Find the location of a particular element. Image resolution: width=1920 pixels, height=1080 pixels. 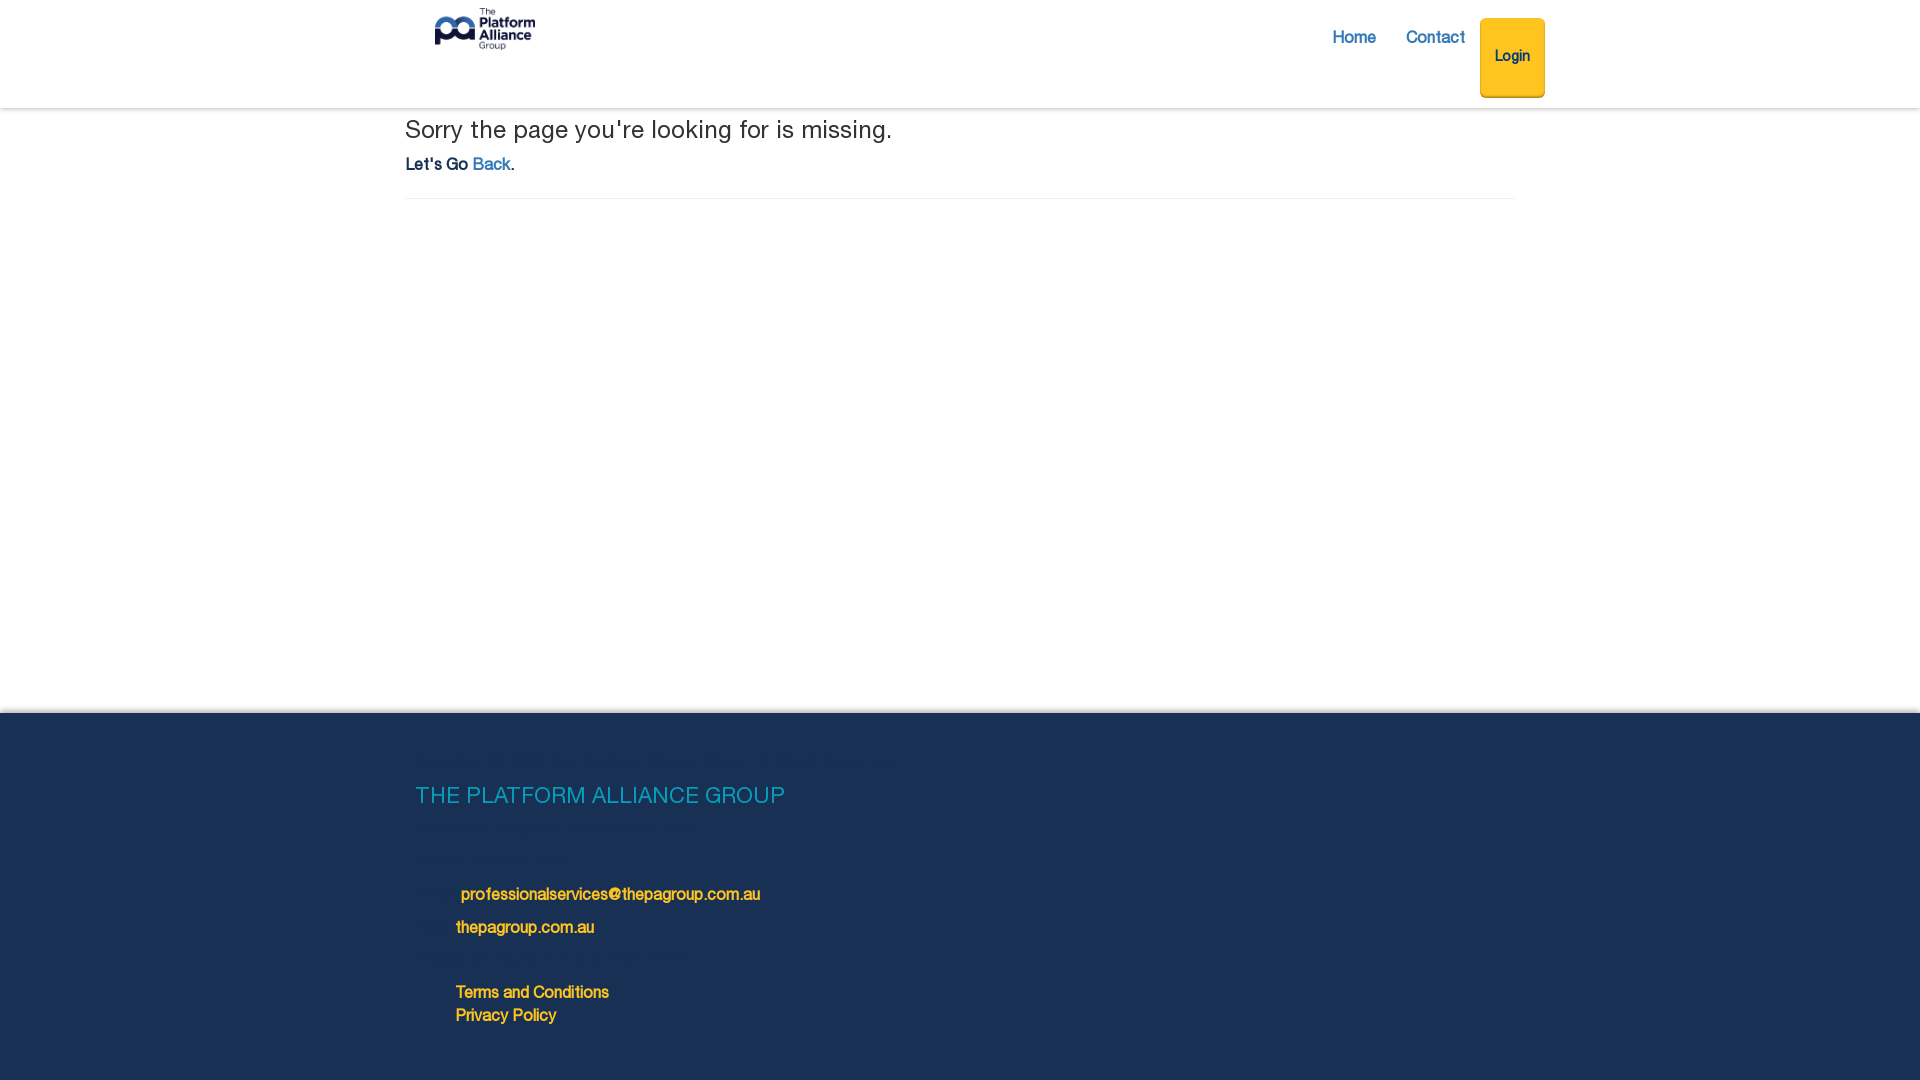

'Privacy Policy' is located at coordinates (454, 1018).